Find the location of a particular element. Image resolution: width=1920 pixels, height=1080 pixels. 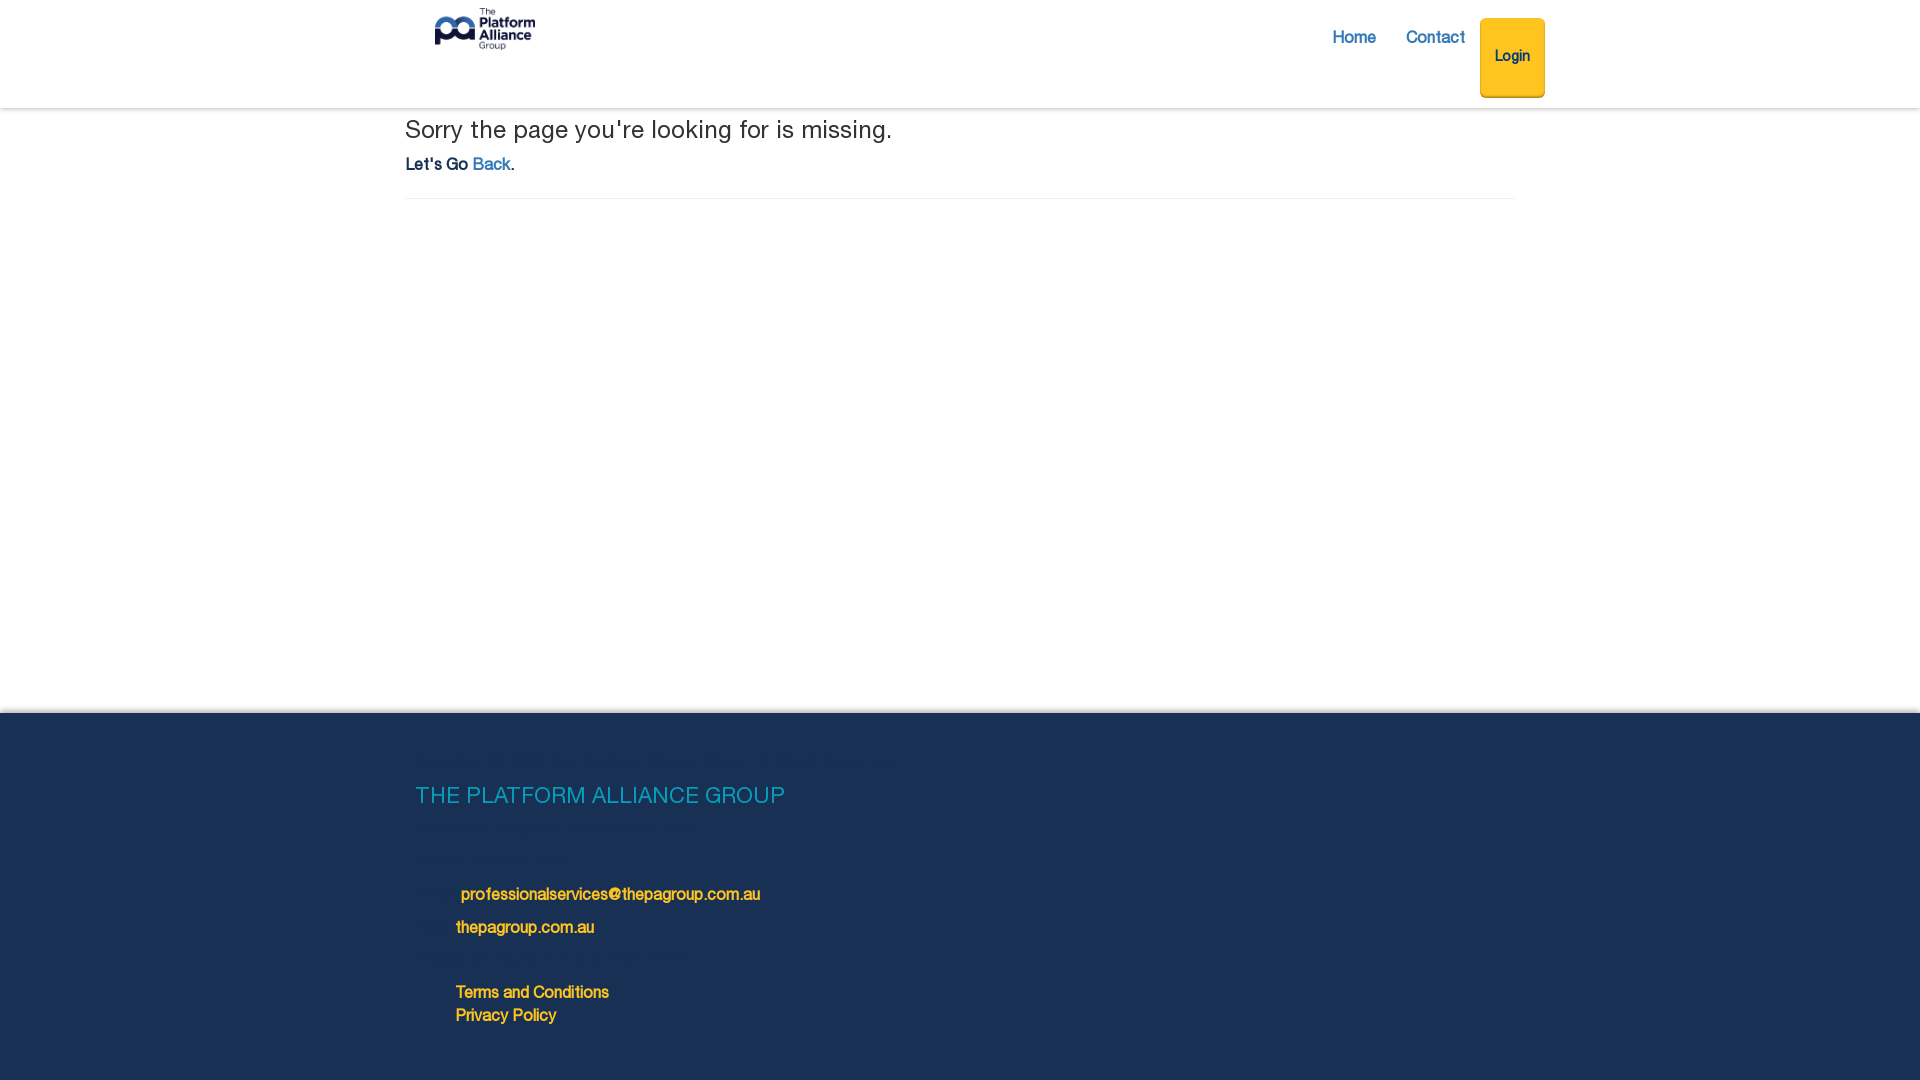

'Privacy Policy' is located at coordinates (454, 1018).